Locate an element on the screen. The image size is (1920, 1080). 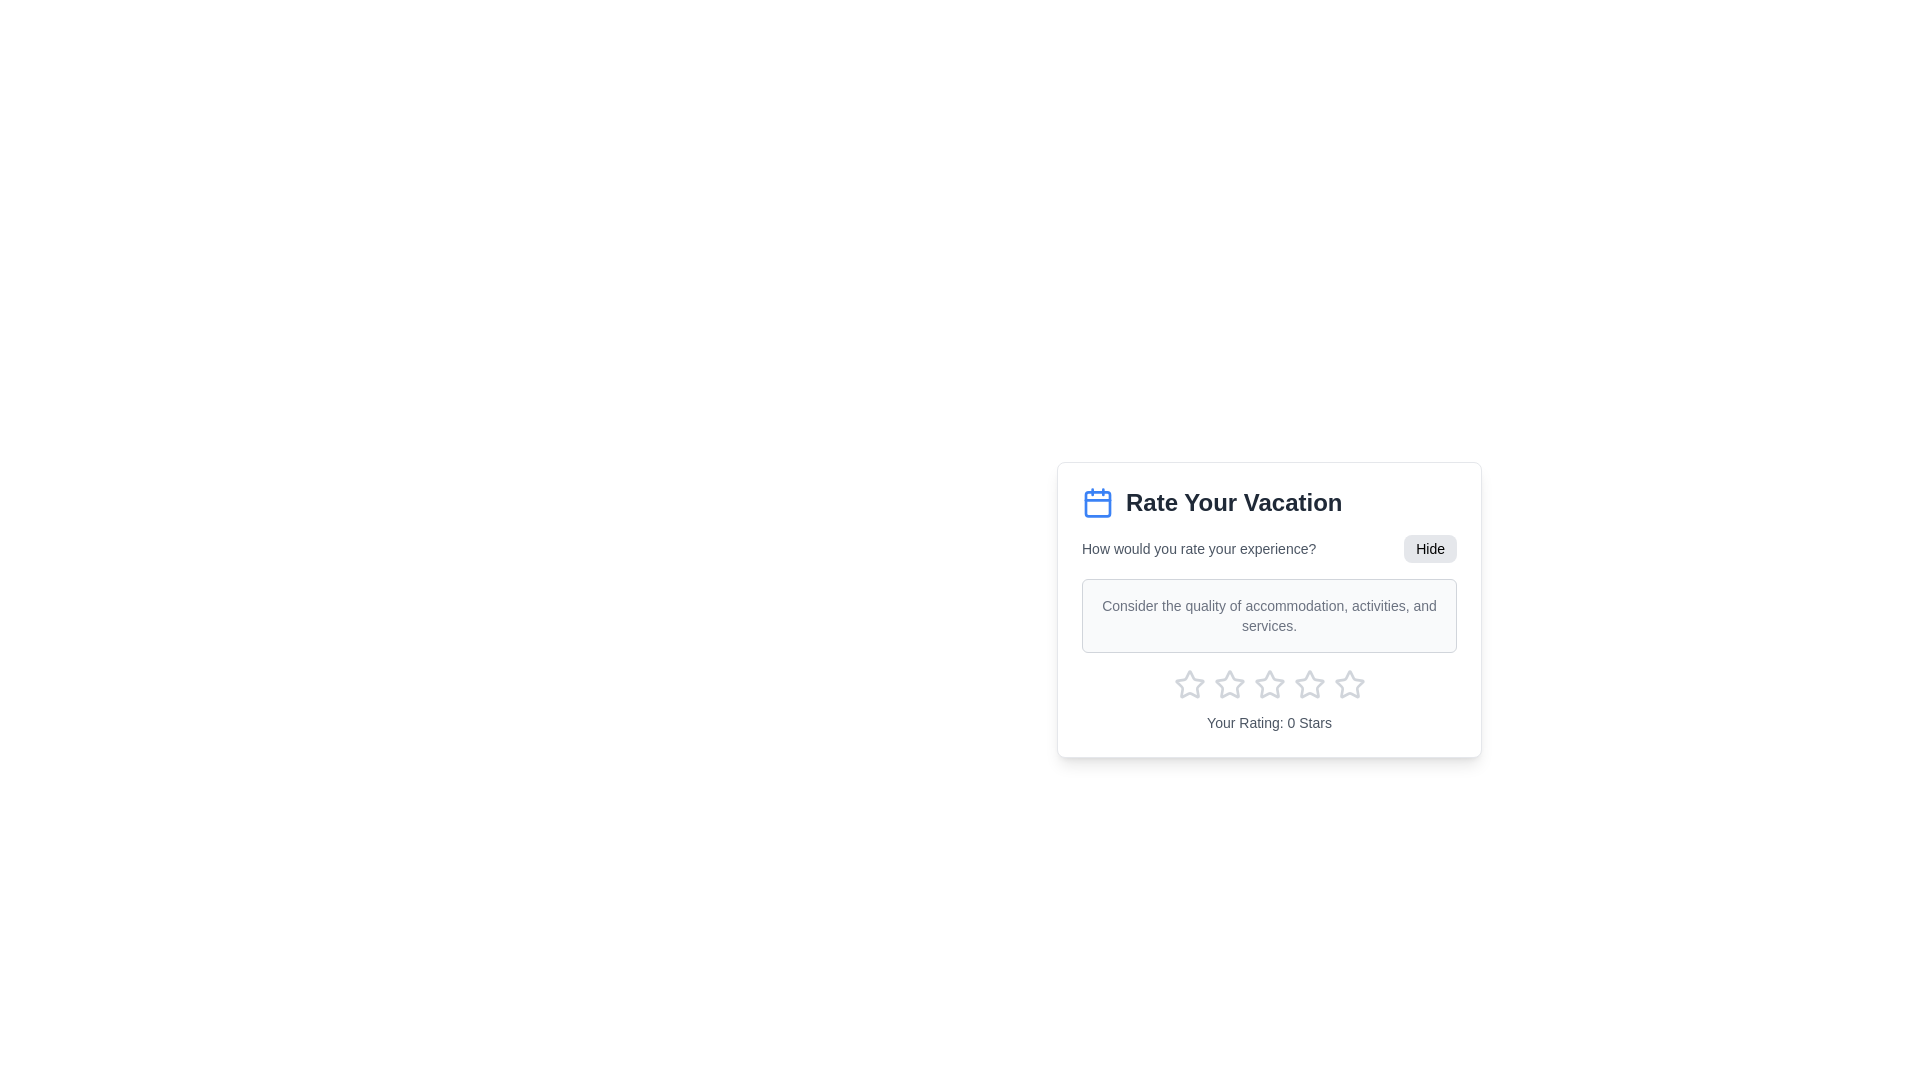
the main body of the calendar icon, which is represented by the decorative graphic located before the 'Rate Your Vacation' title is located at coordinates (1097, 503).